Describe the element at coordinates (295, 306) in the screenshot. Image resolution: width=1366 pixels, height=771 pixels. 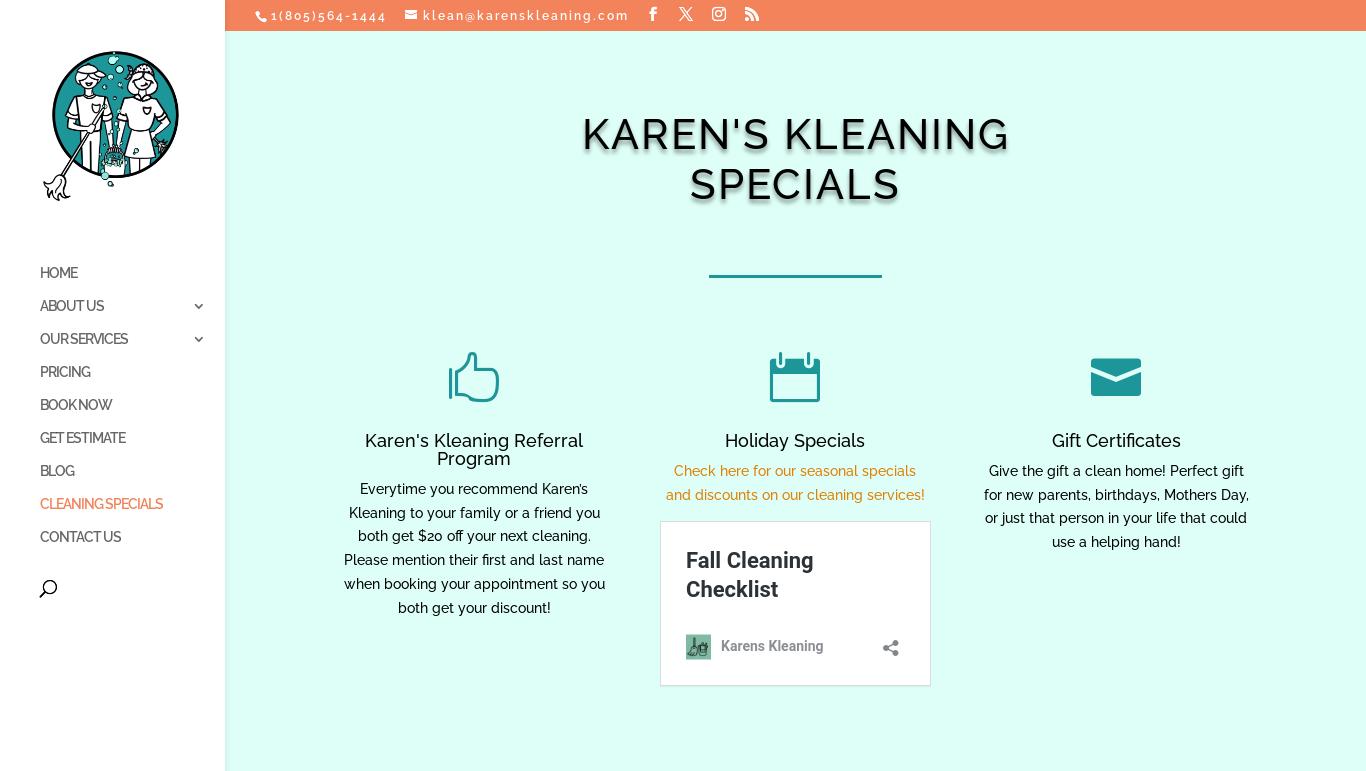
I see `'POLICIES'` at that location.